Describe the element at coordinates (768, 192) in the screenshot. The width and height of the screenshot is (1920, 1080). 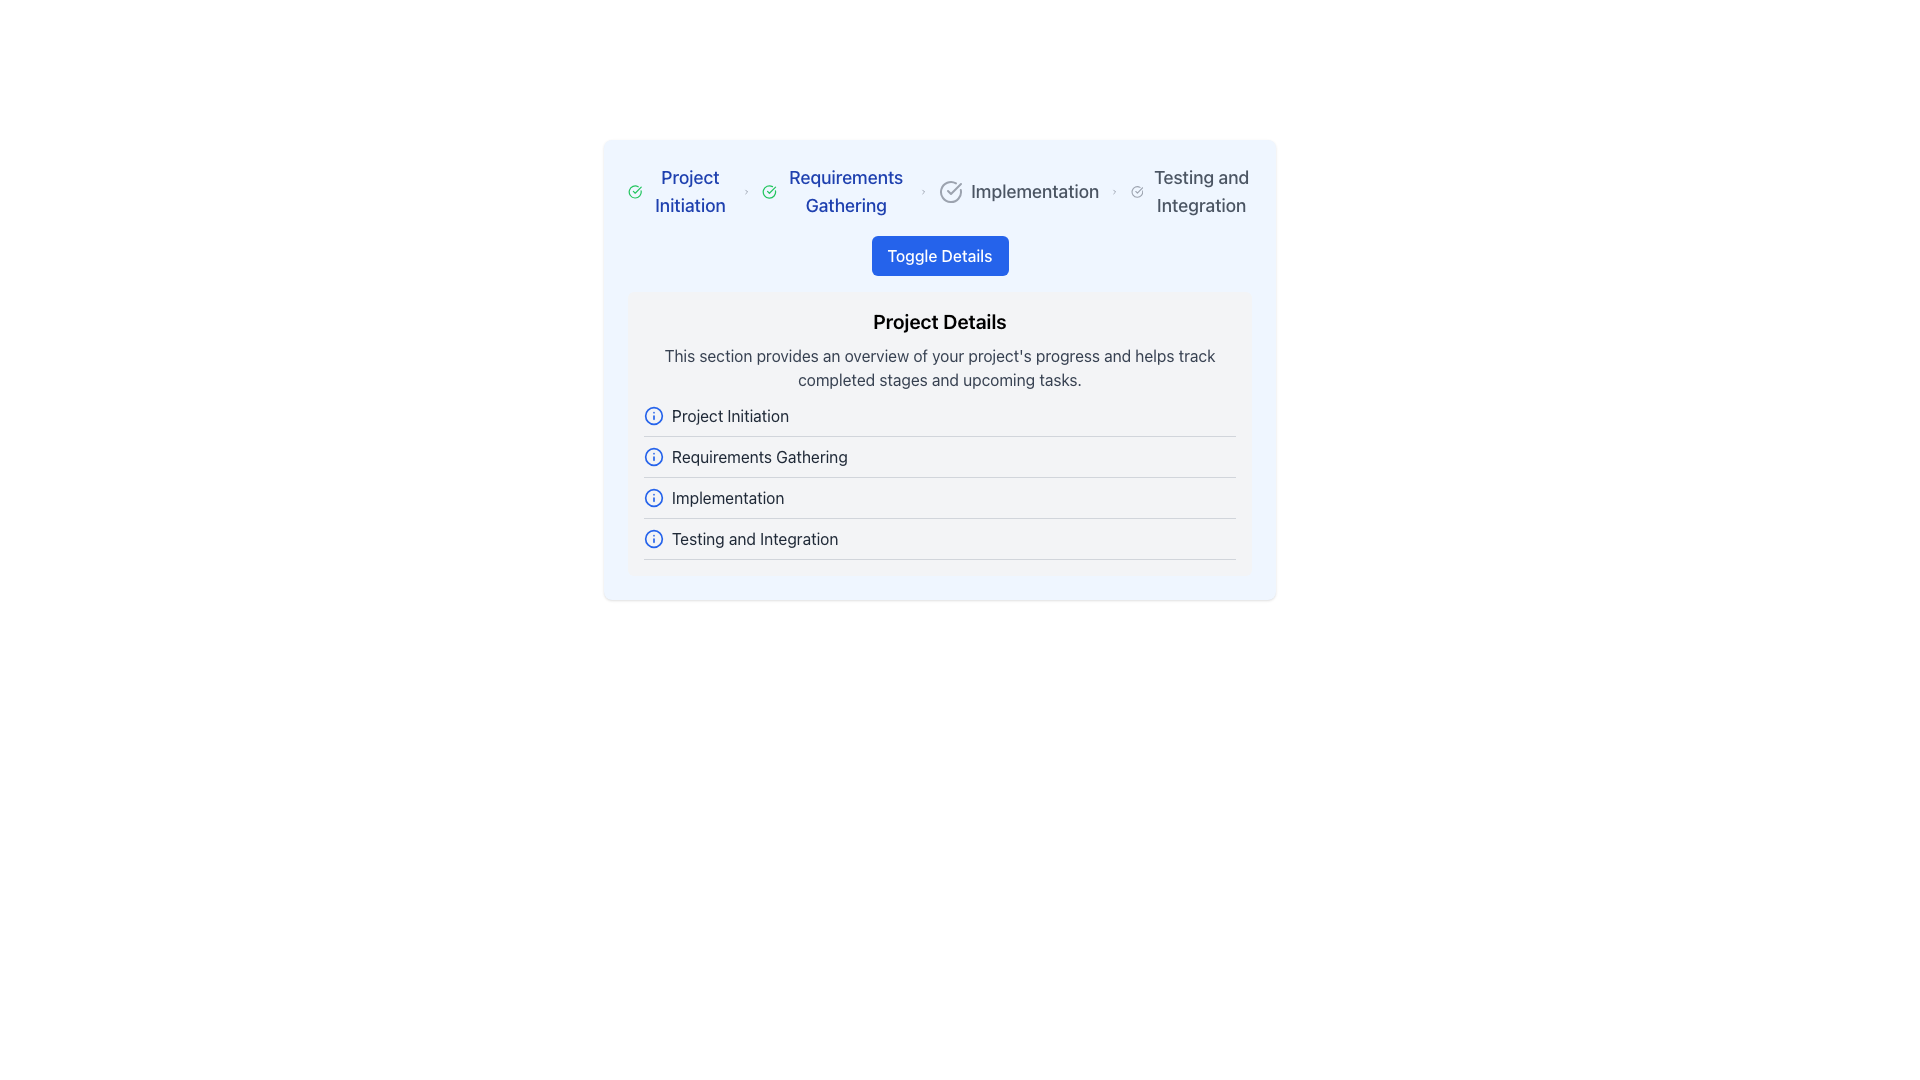
I see `the circular green check mark icon in the breadcrumb navigation bar, which indicates completion and is located to the left of the 'Requirements Gathering' text` at that location.